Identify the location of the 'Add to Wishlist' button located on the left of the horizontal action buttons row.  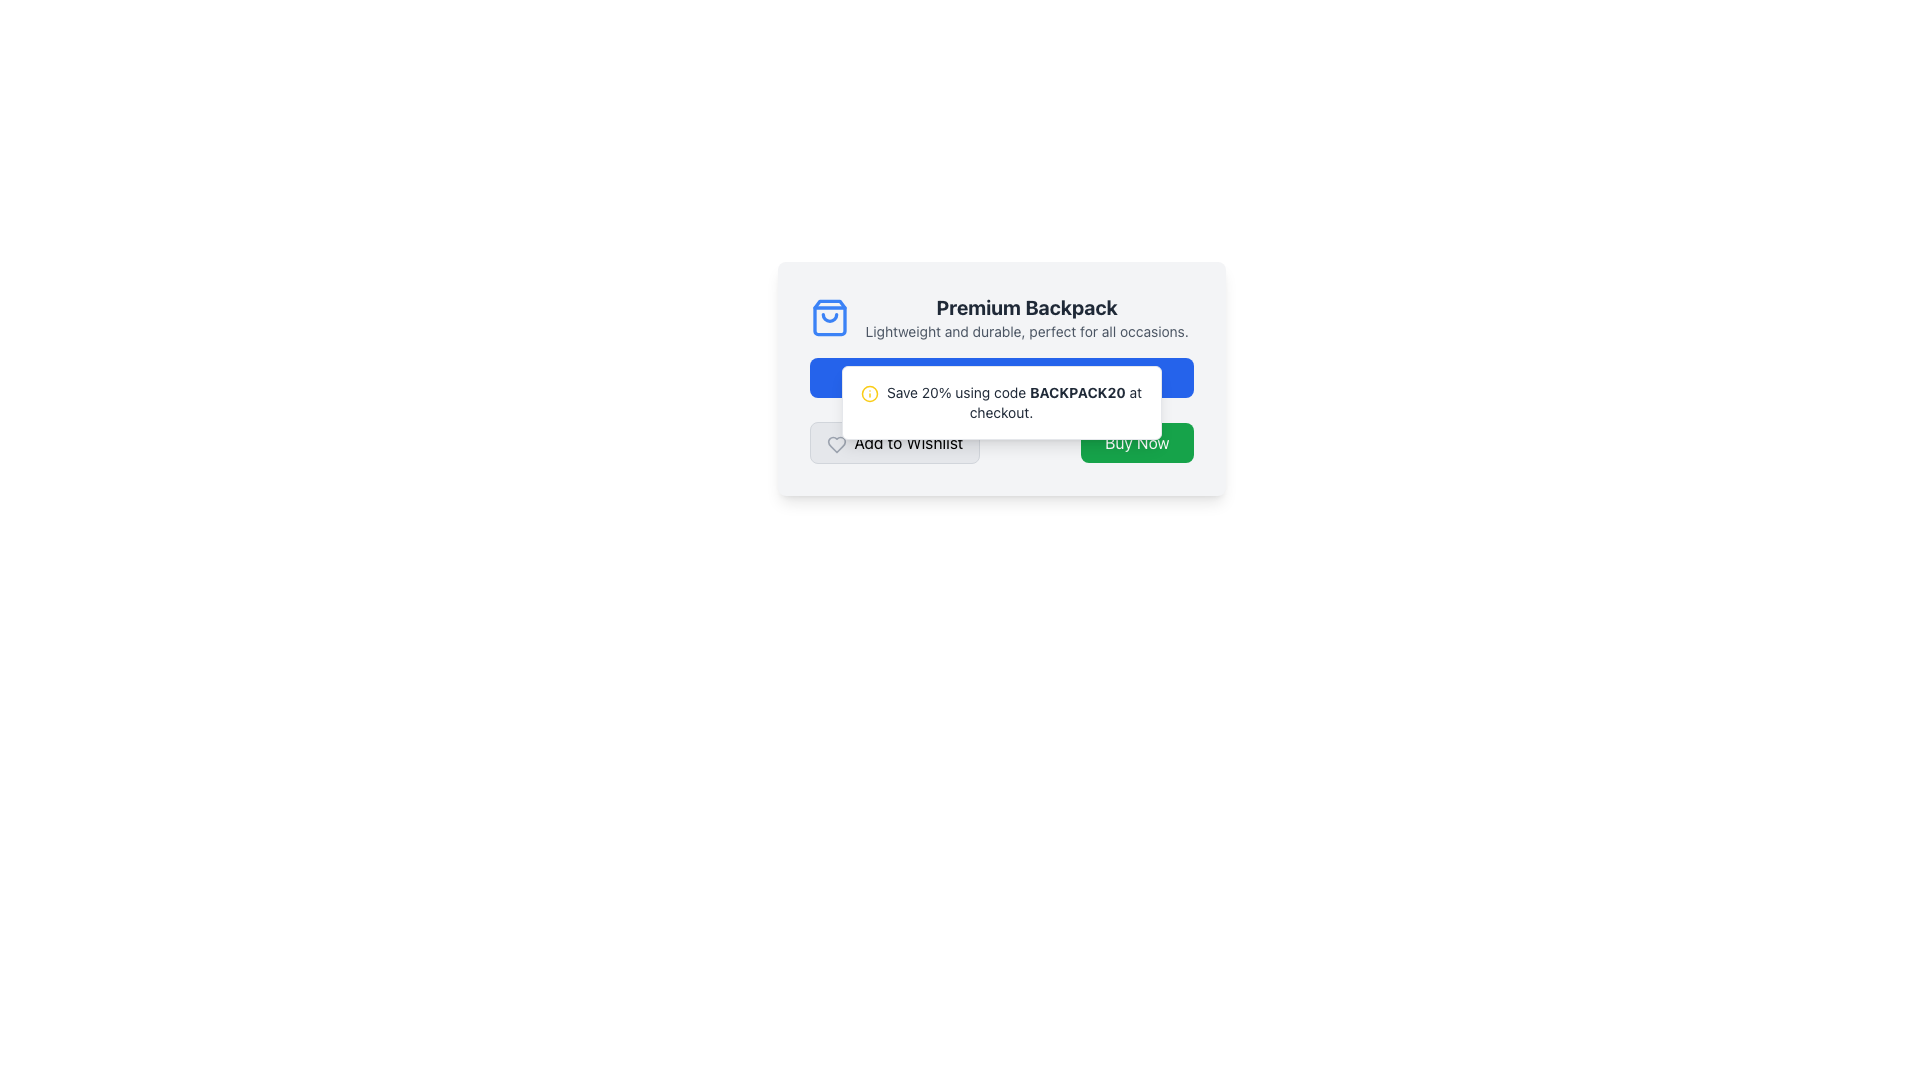
(893, 442).